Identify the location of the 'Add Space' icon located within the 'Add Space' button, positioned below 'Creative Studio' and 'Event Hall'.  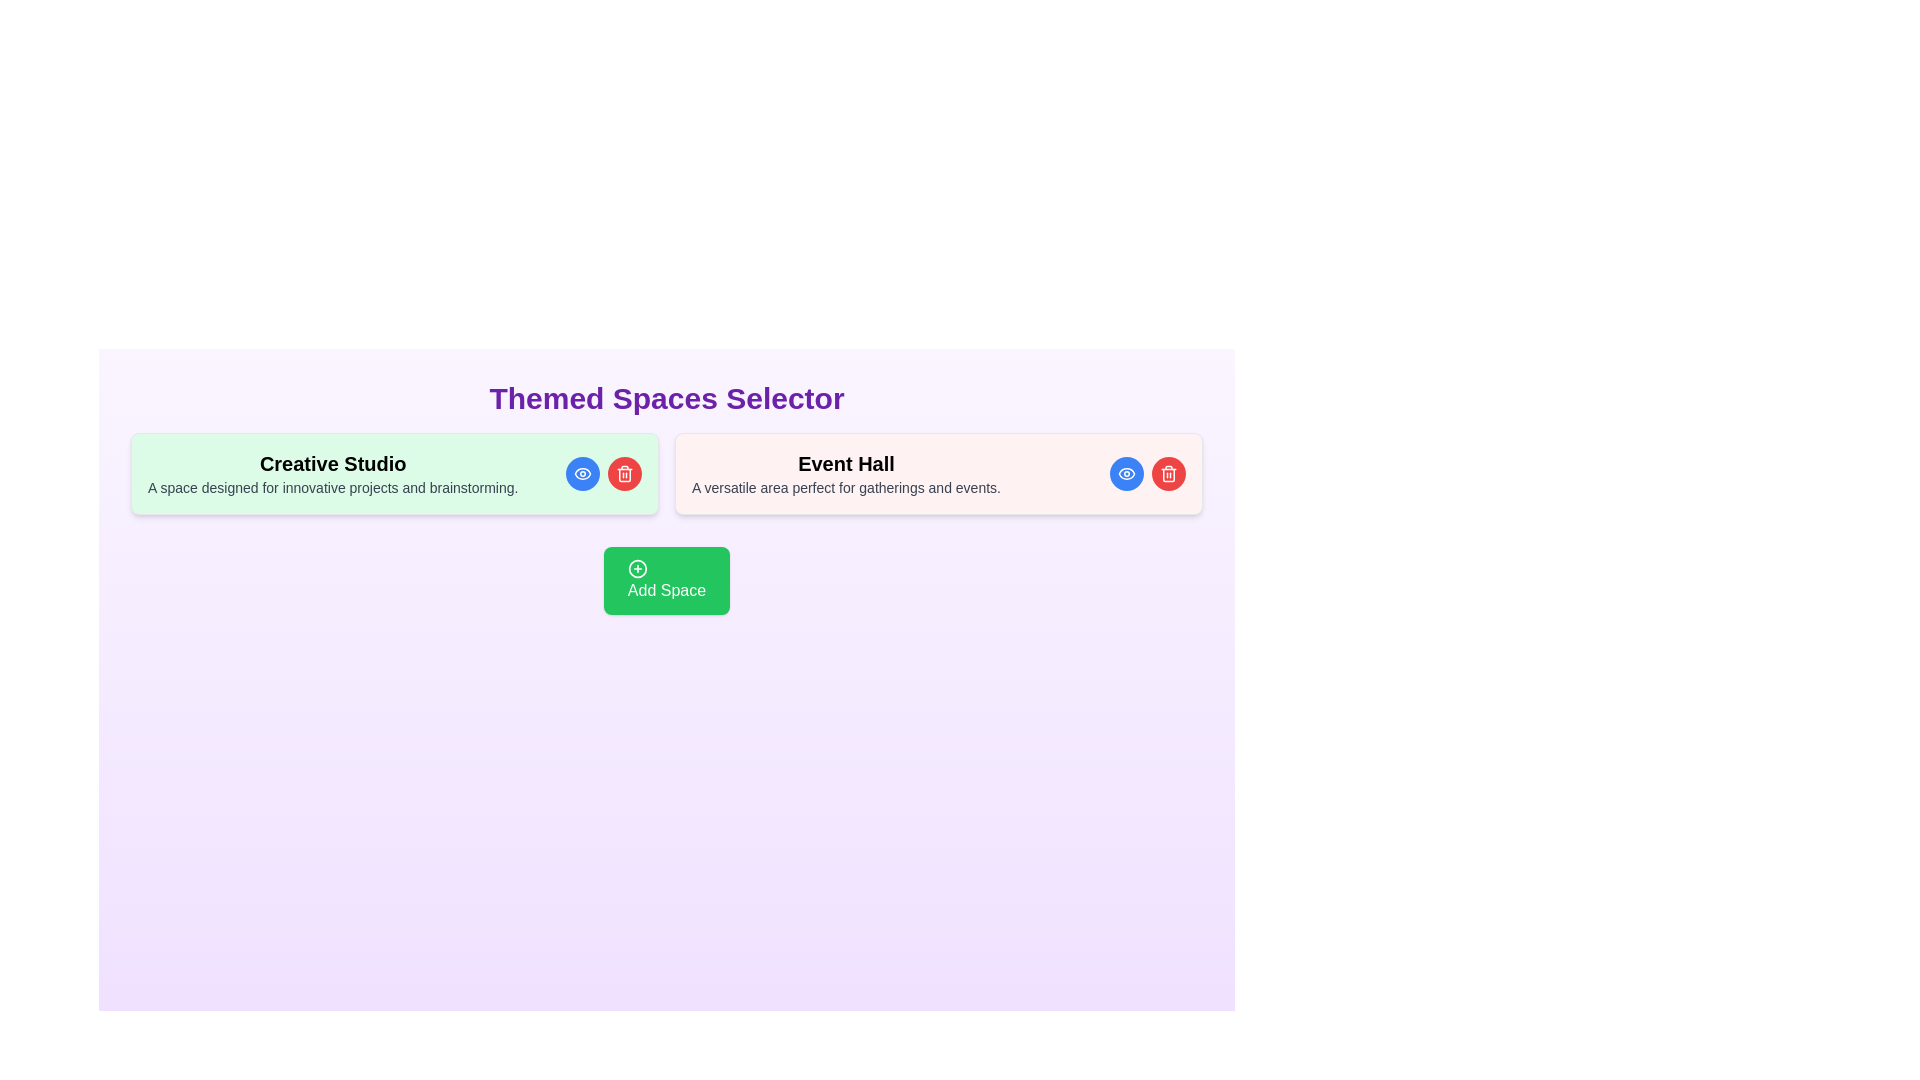
(636, 569).